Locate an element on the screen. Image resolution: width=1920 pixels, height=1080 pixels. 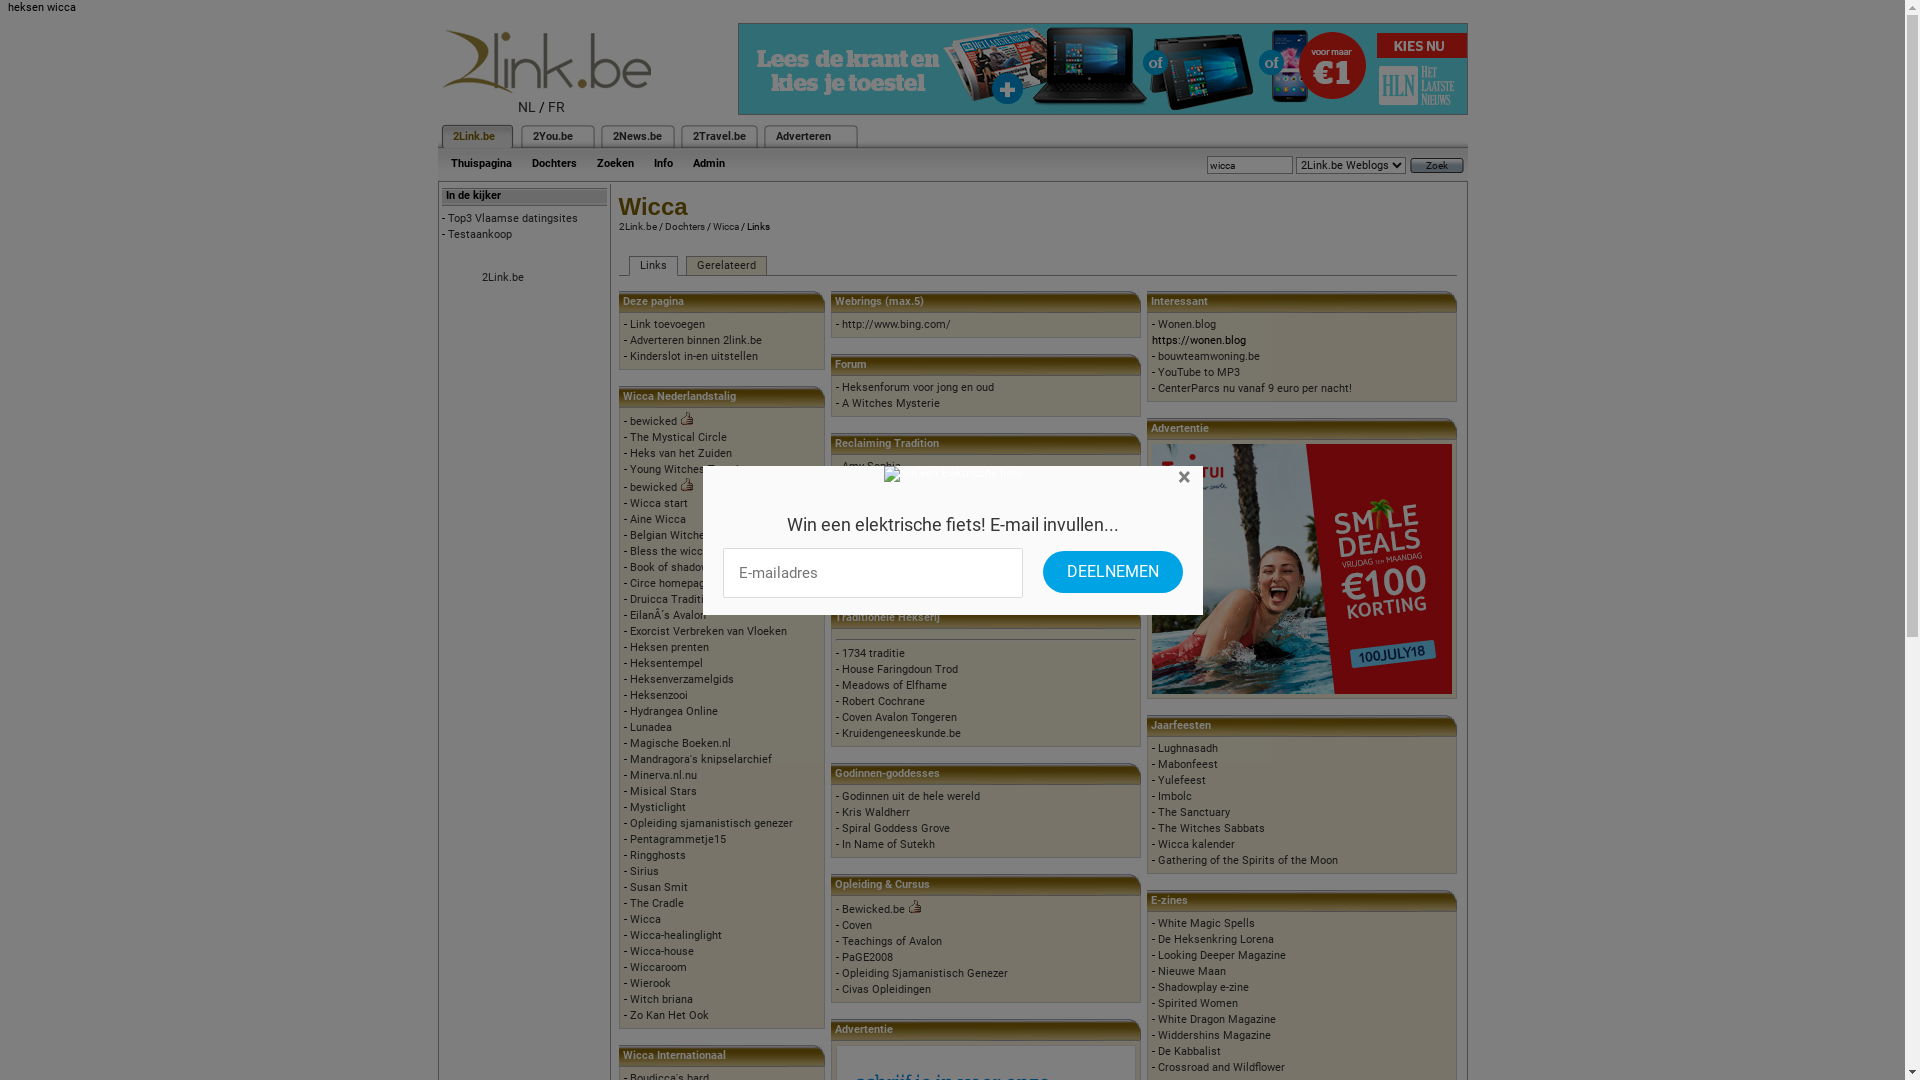
'Magische Boeken.nl' is located at coordinates (628, 743).